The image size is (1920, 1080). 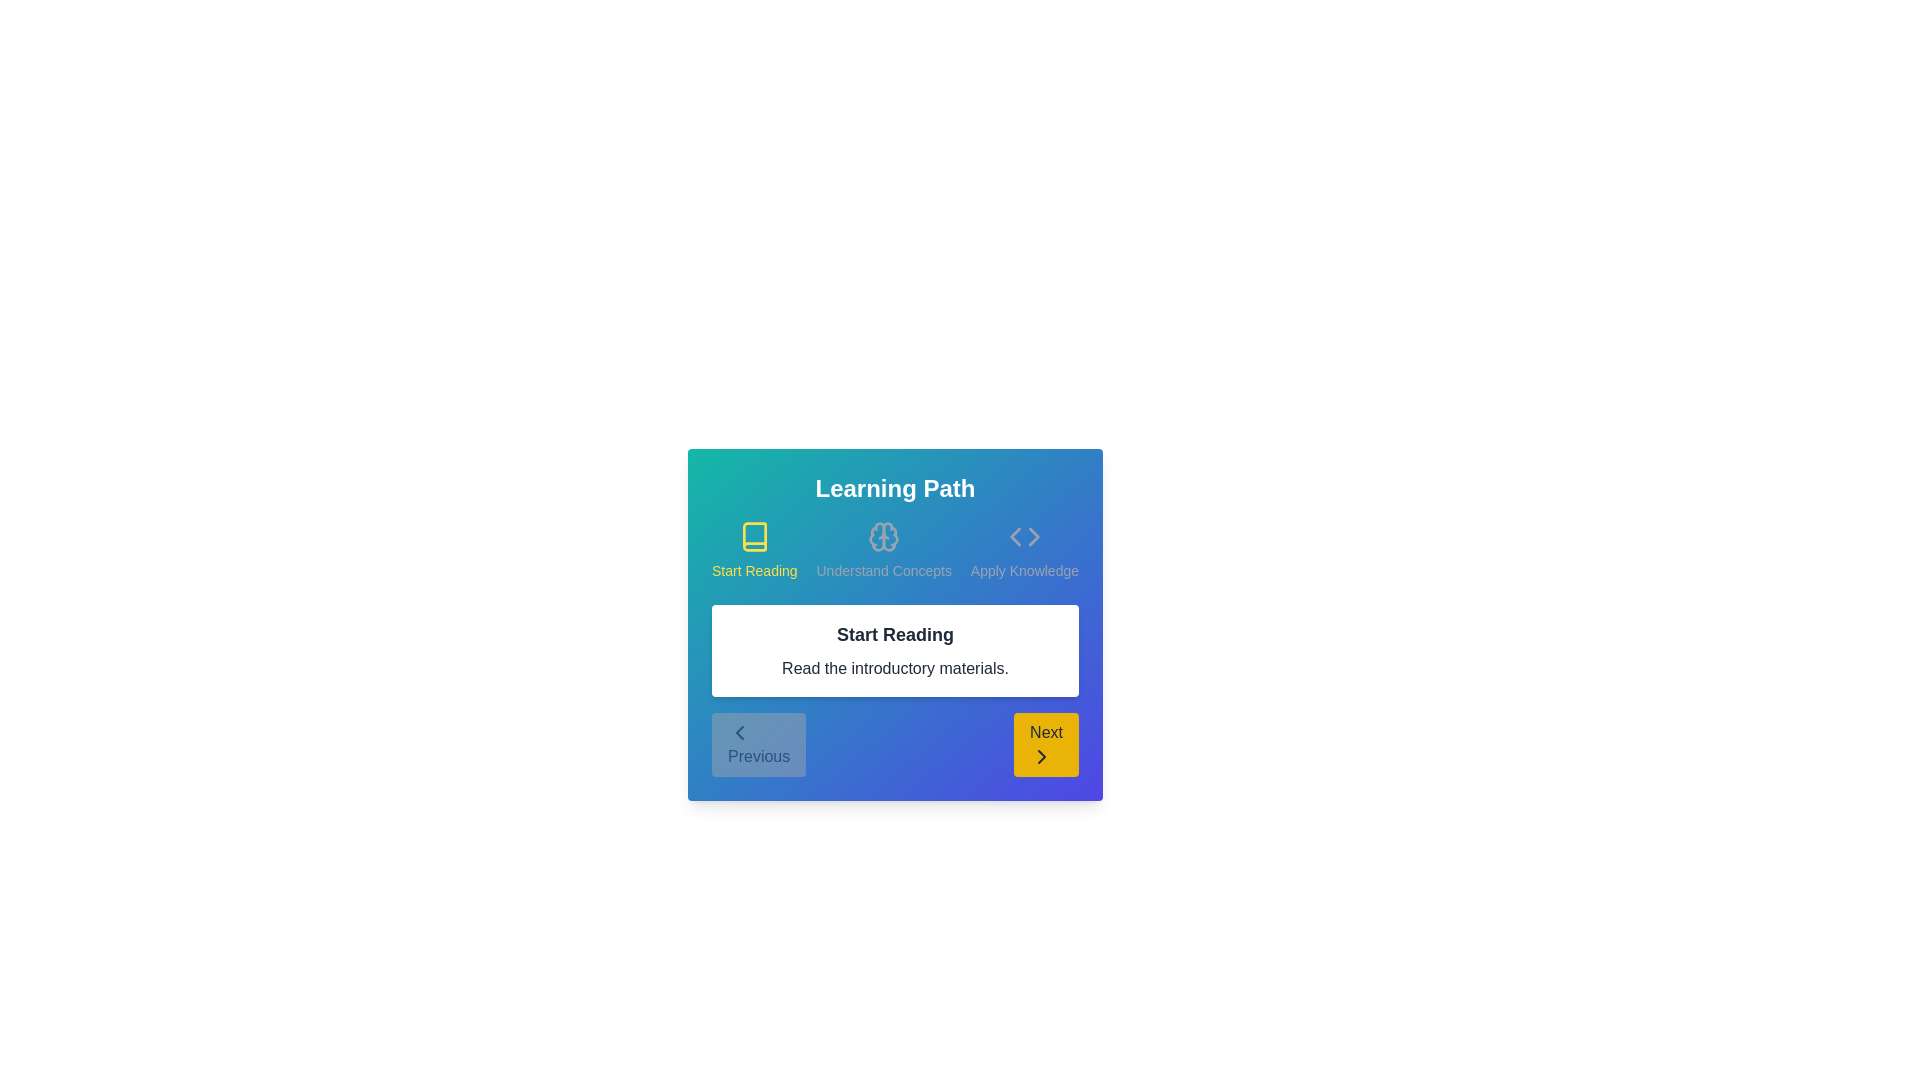 What do you see at coordinates (753, 535) in the screenshot?
I see `the icon representing the step Start Reading` at bounding box center [753, 535].